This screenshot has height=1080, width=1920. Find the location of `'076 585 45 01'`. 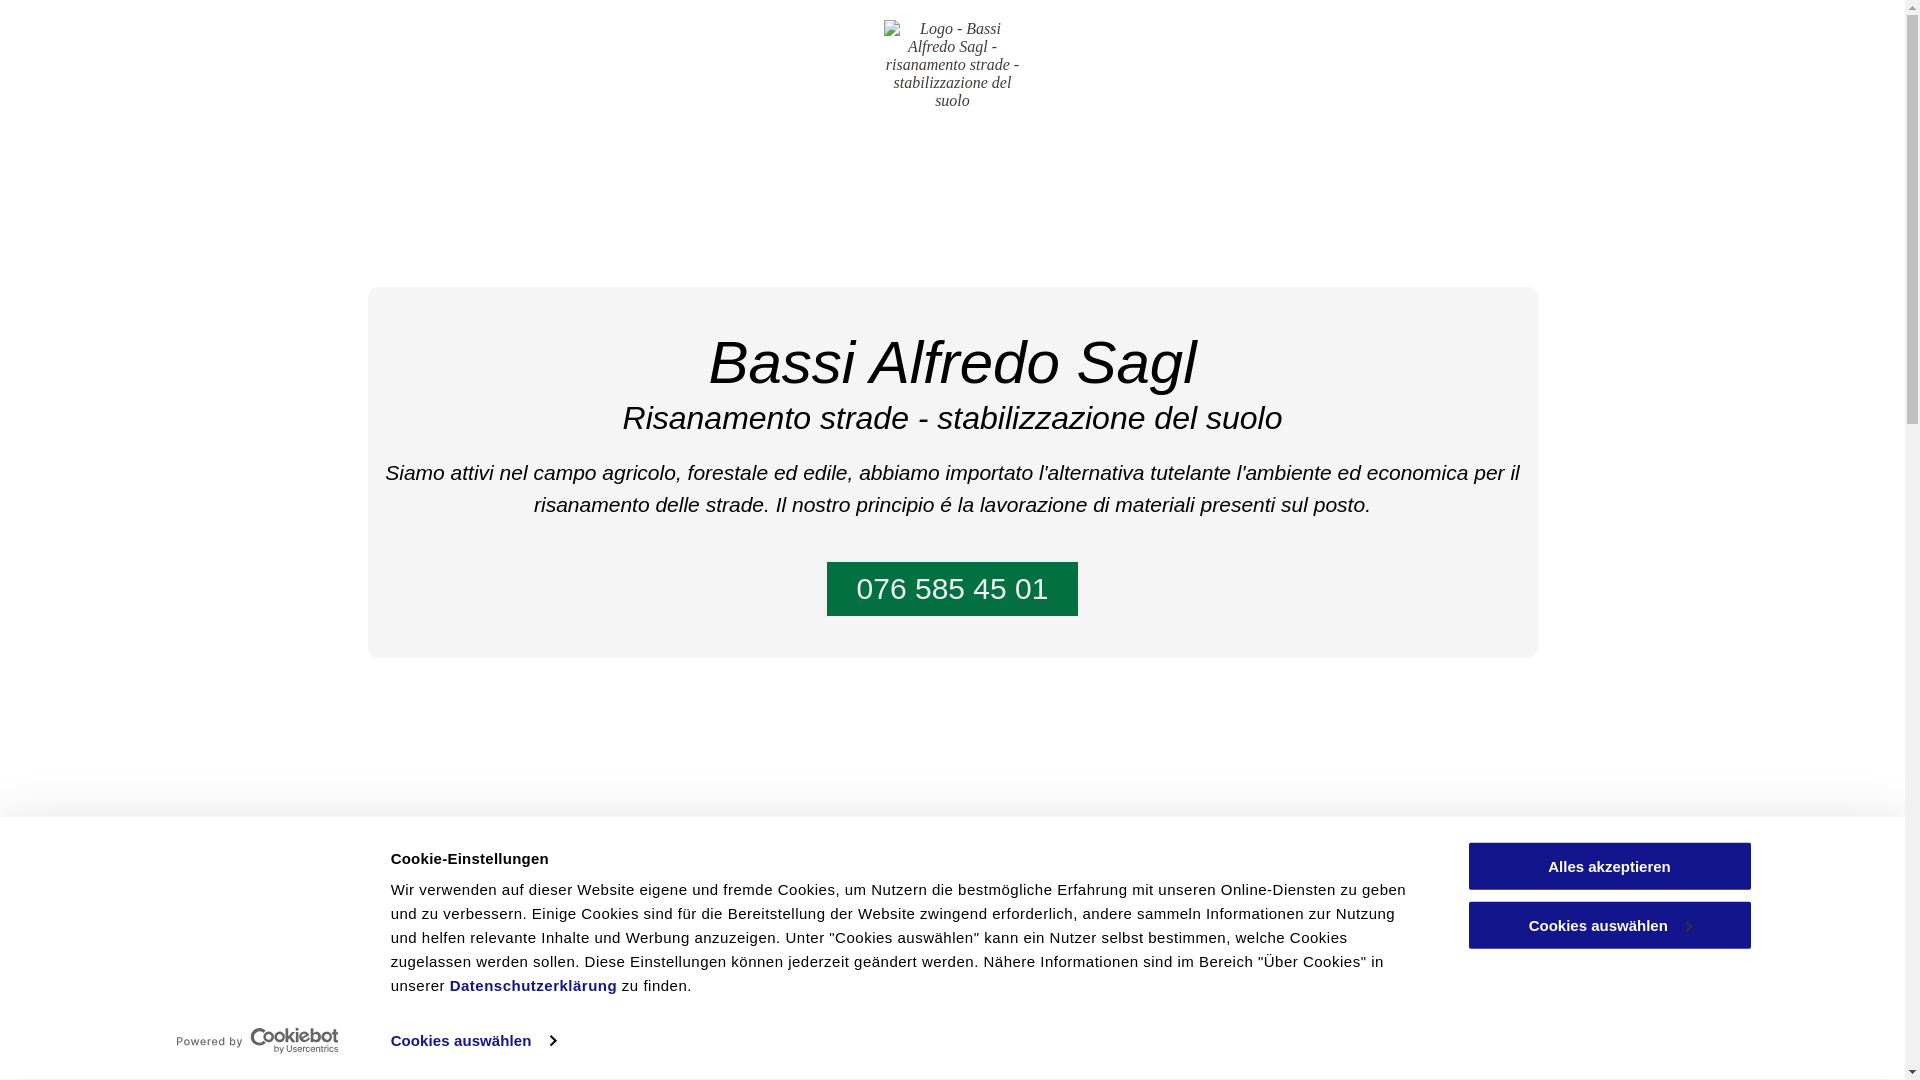

'076 585 45 01' is located at coordinates (825, 588).